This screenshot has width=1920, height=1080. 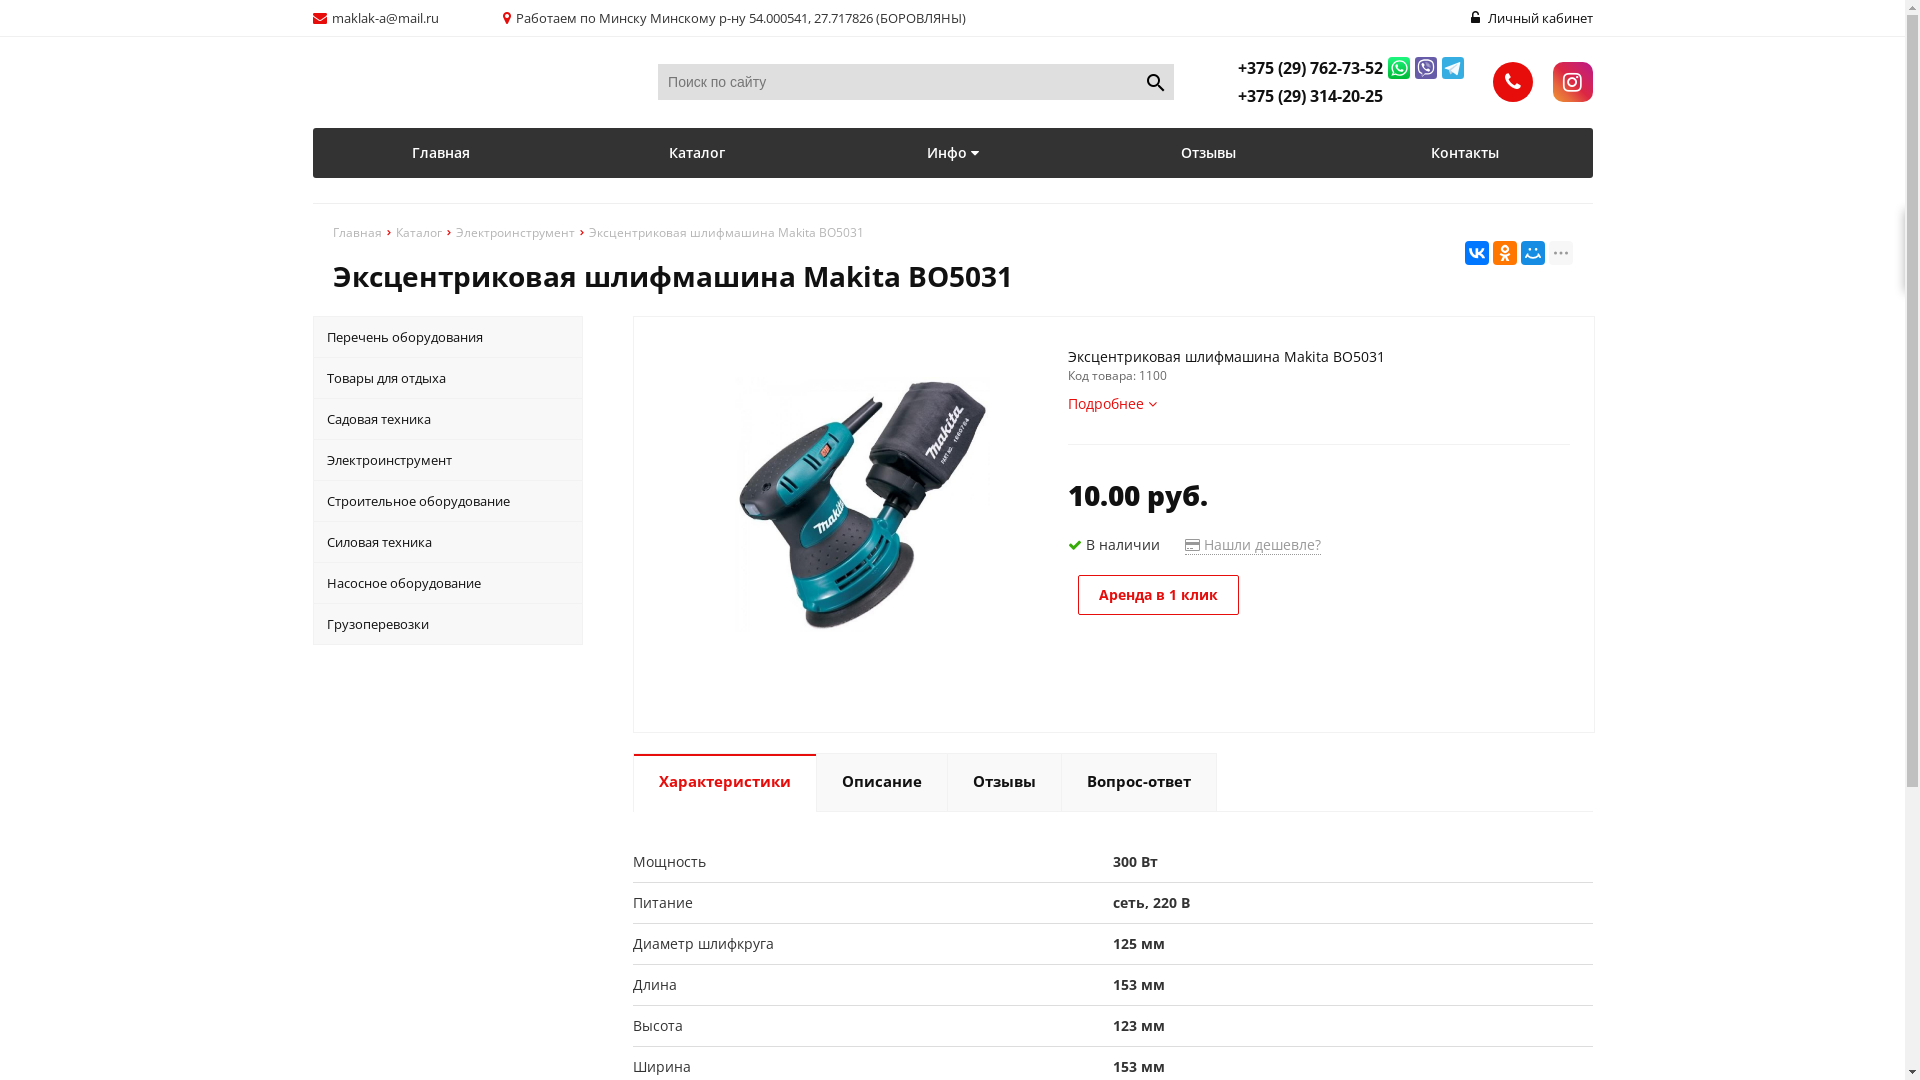 I want to click on '+375 (29) 314-20-25', so click(x=1310, y=96).